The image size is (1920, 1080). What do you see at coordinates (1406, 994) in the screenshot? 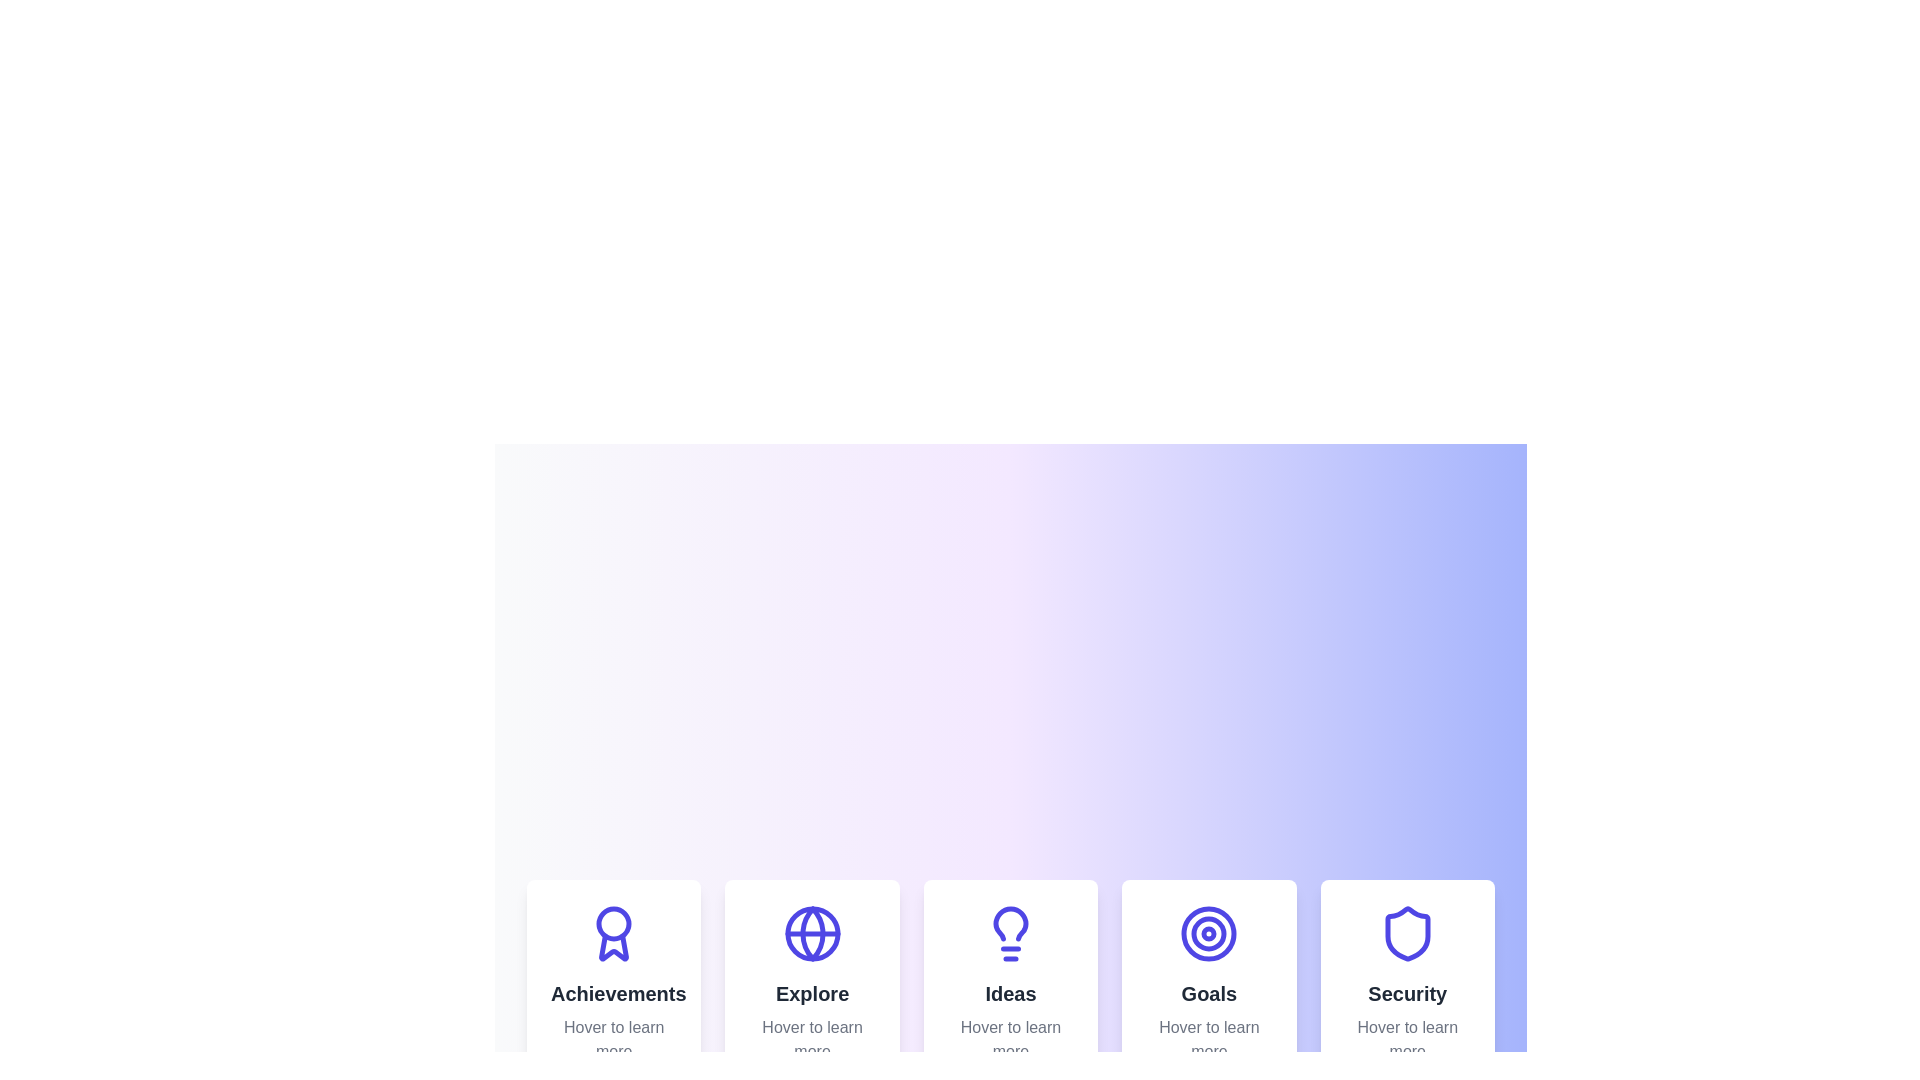
I see `the static text label describing the 'Security' feature, which is located within the fifth card in a horizontal row of similar containers` at bounding box center [1406, 994].